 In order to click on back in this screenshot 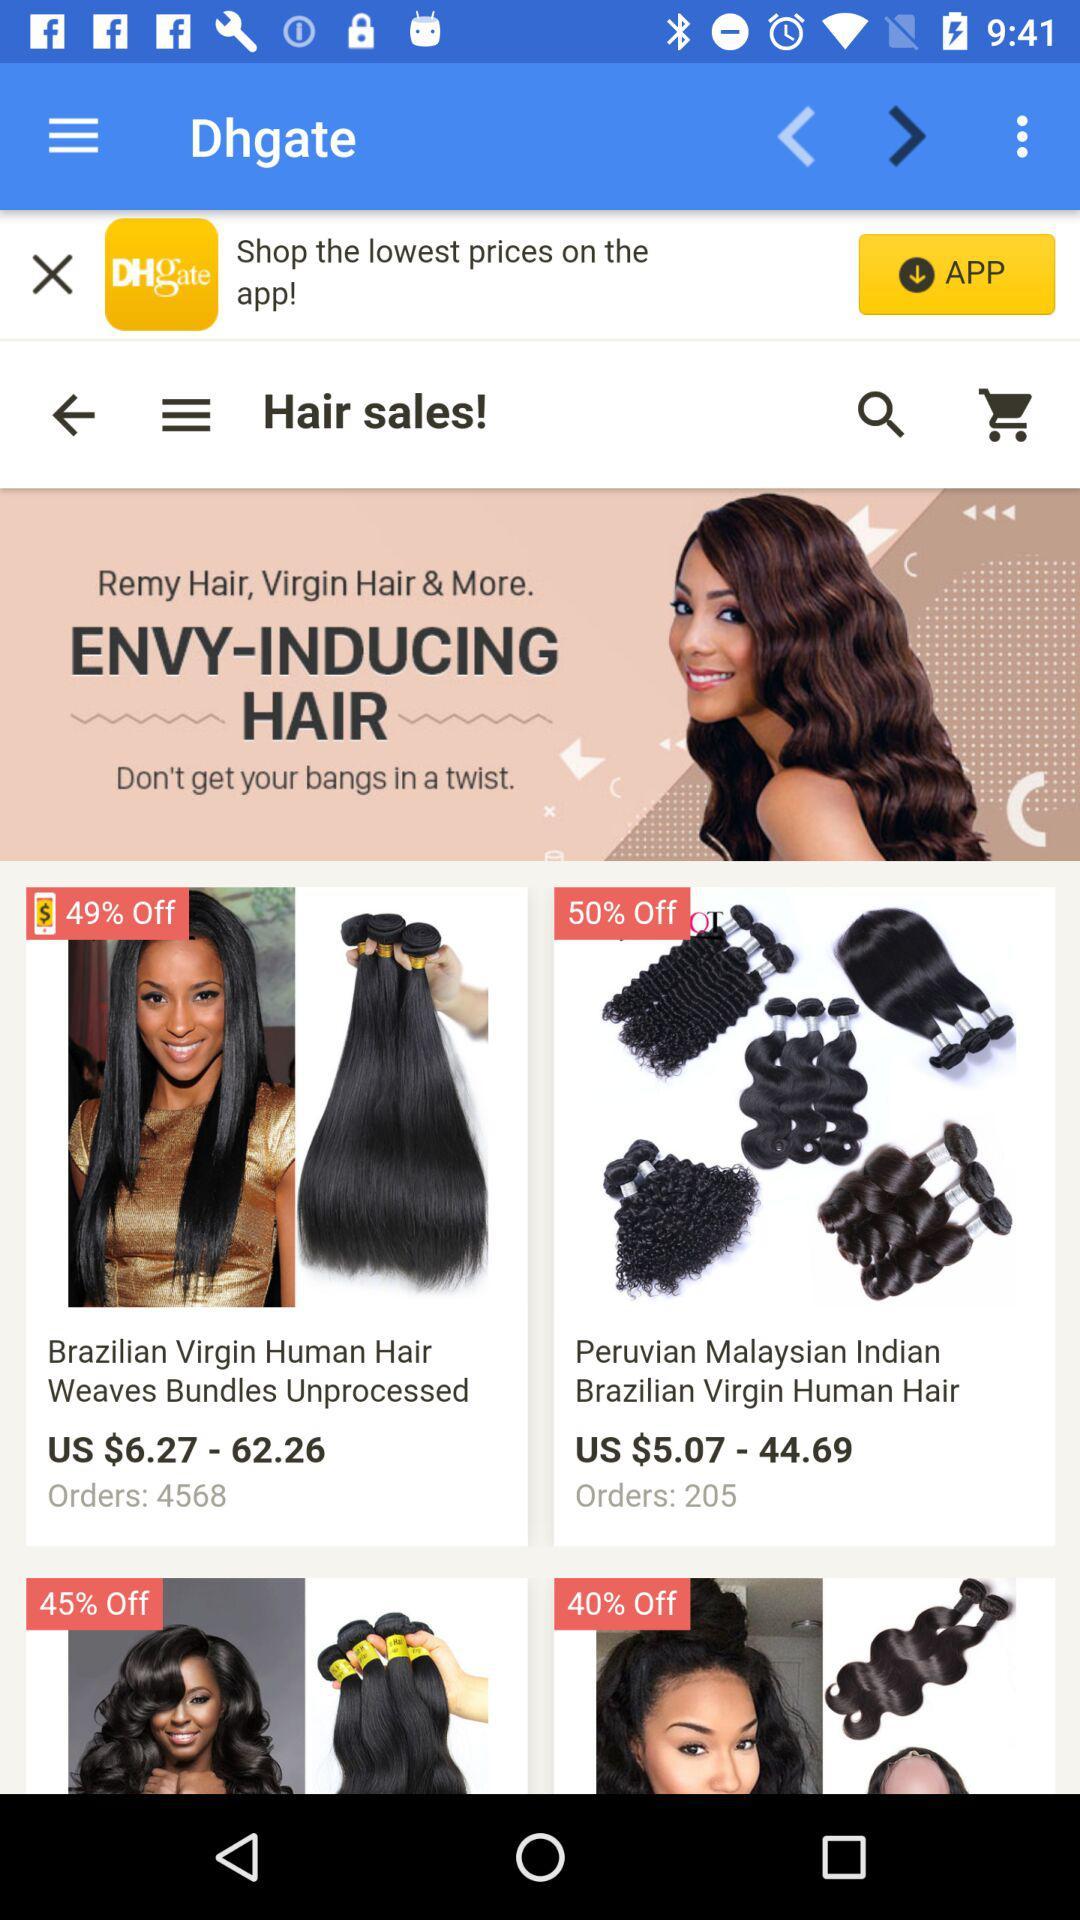, I will do `click(808, 135)`.